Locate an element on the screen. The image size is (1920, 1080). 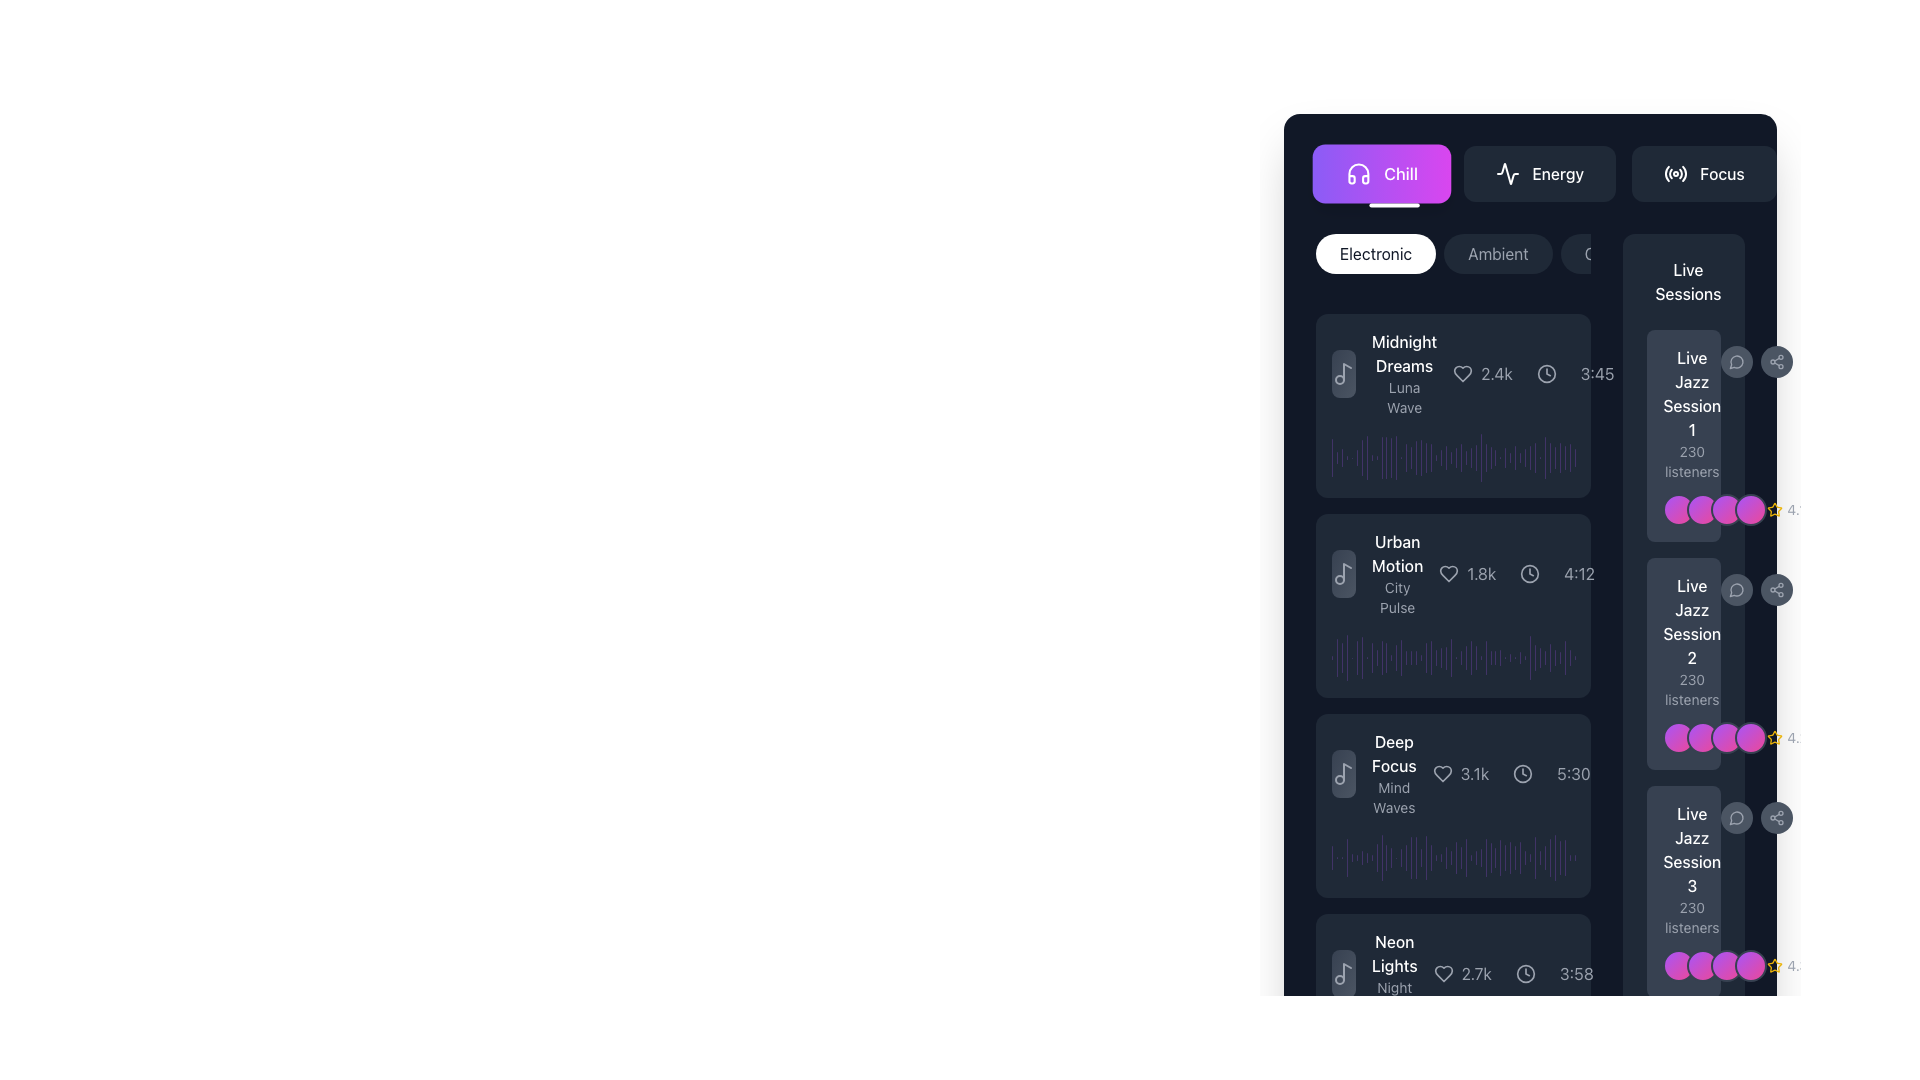
the text label displaying '230 listeners' which is located beneath the 'Live Jazz Session 3' title in the right-hand sidebar is located at coordinates (1691, 918).